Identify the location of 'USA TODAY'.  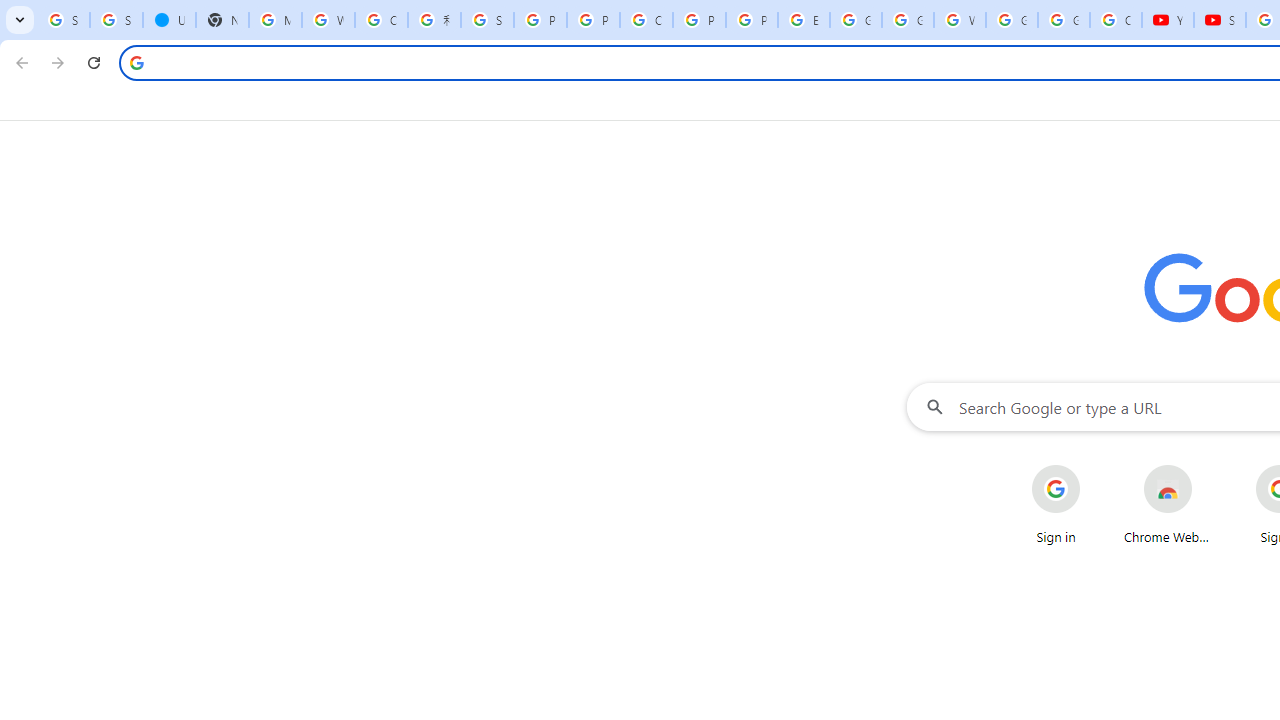
(169, 20).